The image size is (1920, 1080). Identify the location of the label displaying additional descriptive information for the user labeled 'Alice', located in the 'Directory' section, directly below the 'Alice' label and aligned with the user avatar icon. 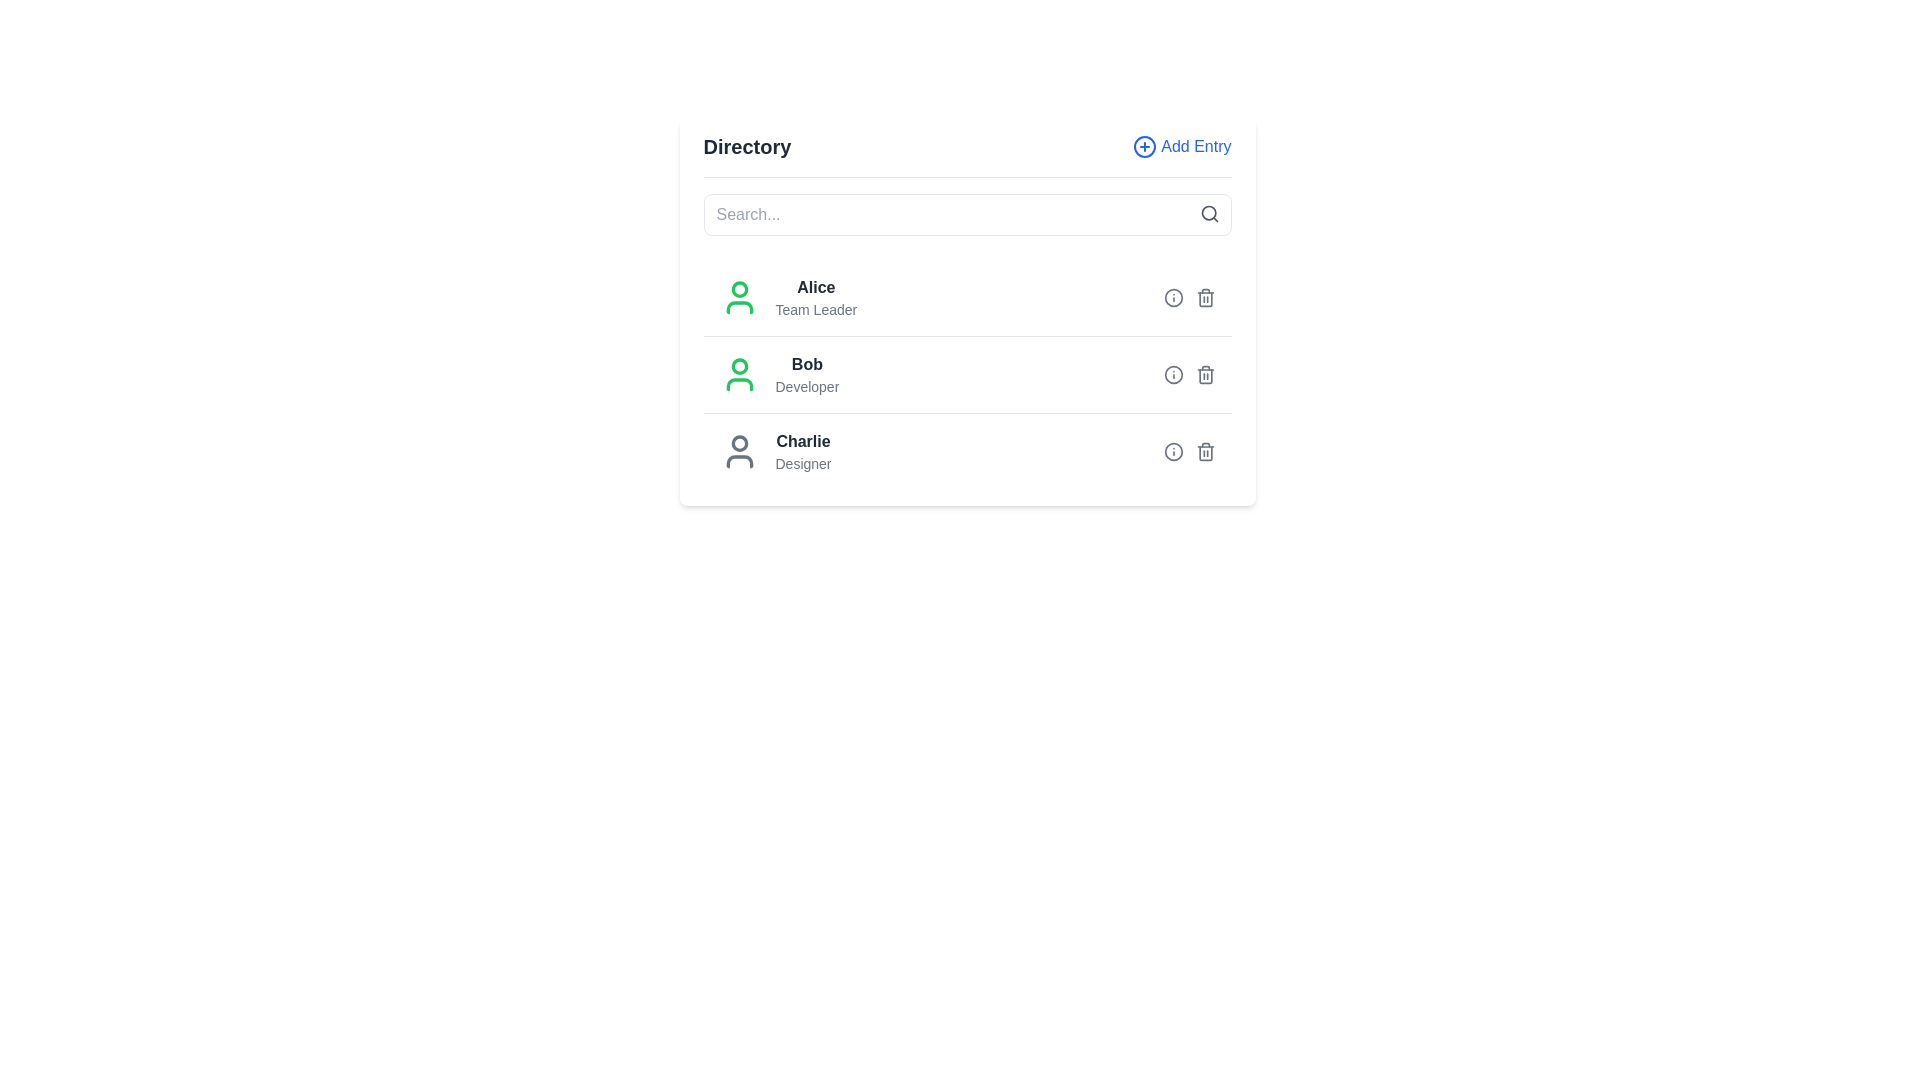
(816, 309).